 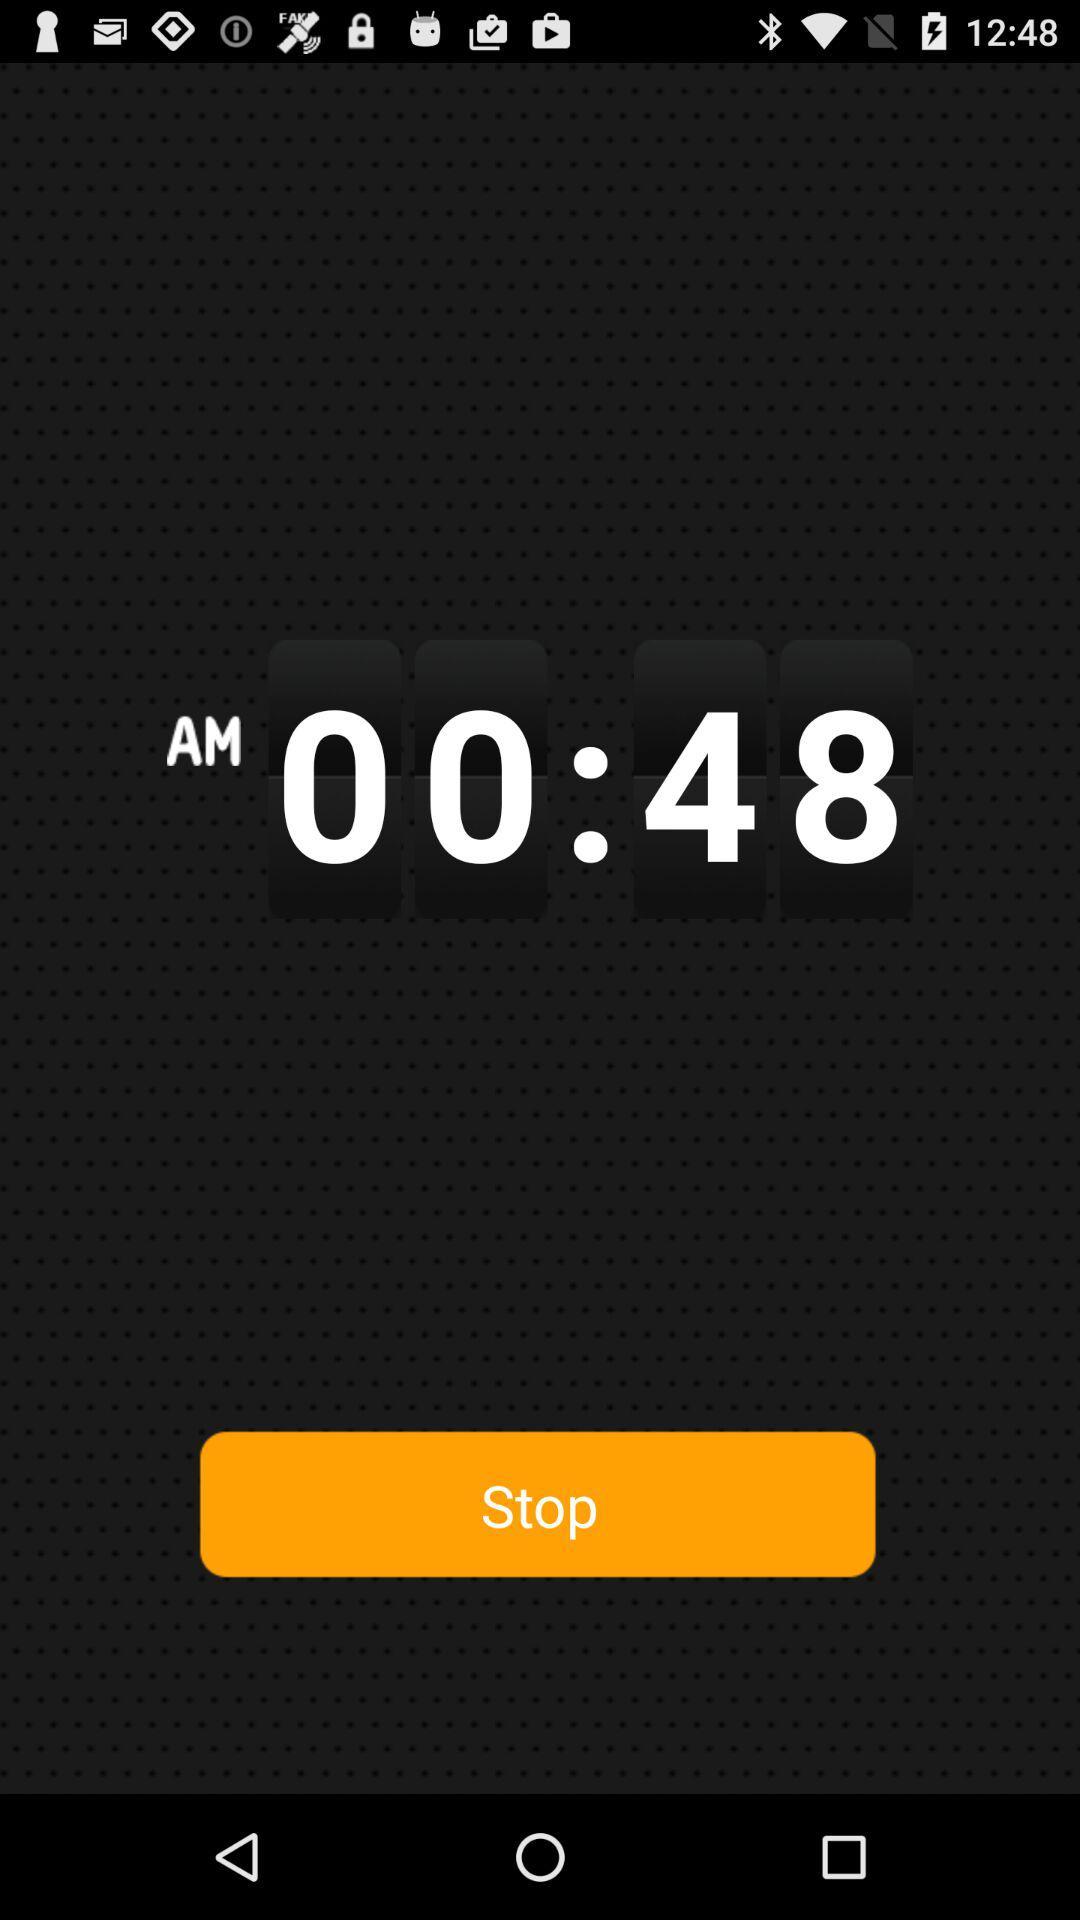 What do you see at coordinates (538, 1505) in the screenshot?
I see `the stop item` at bounding box center [538, 1505].